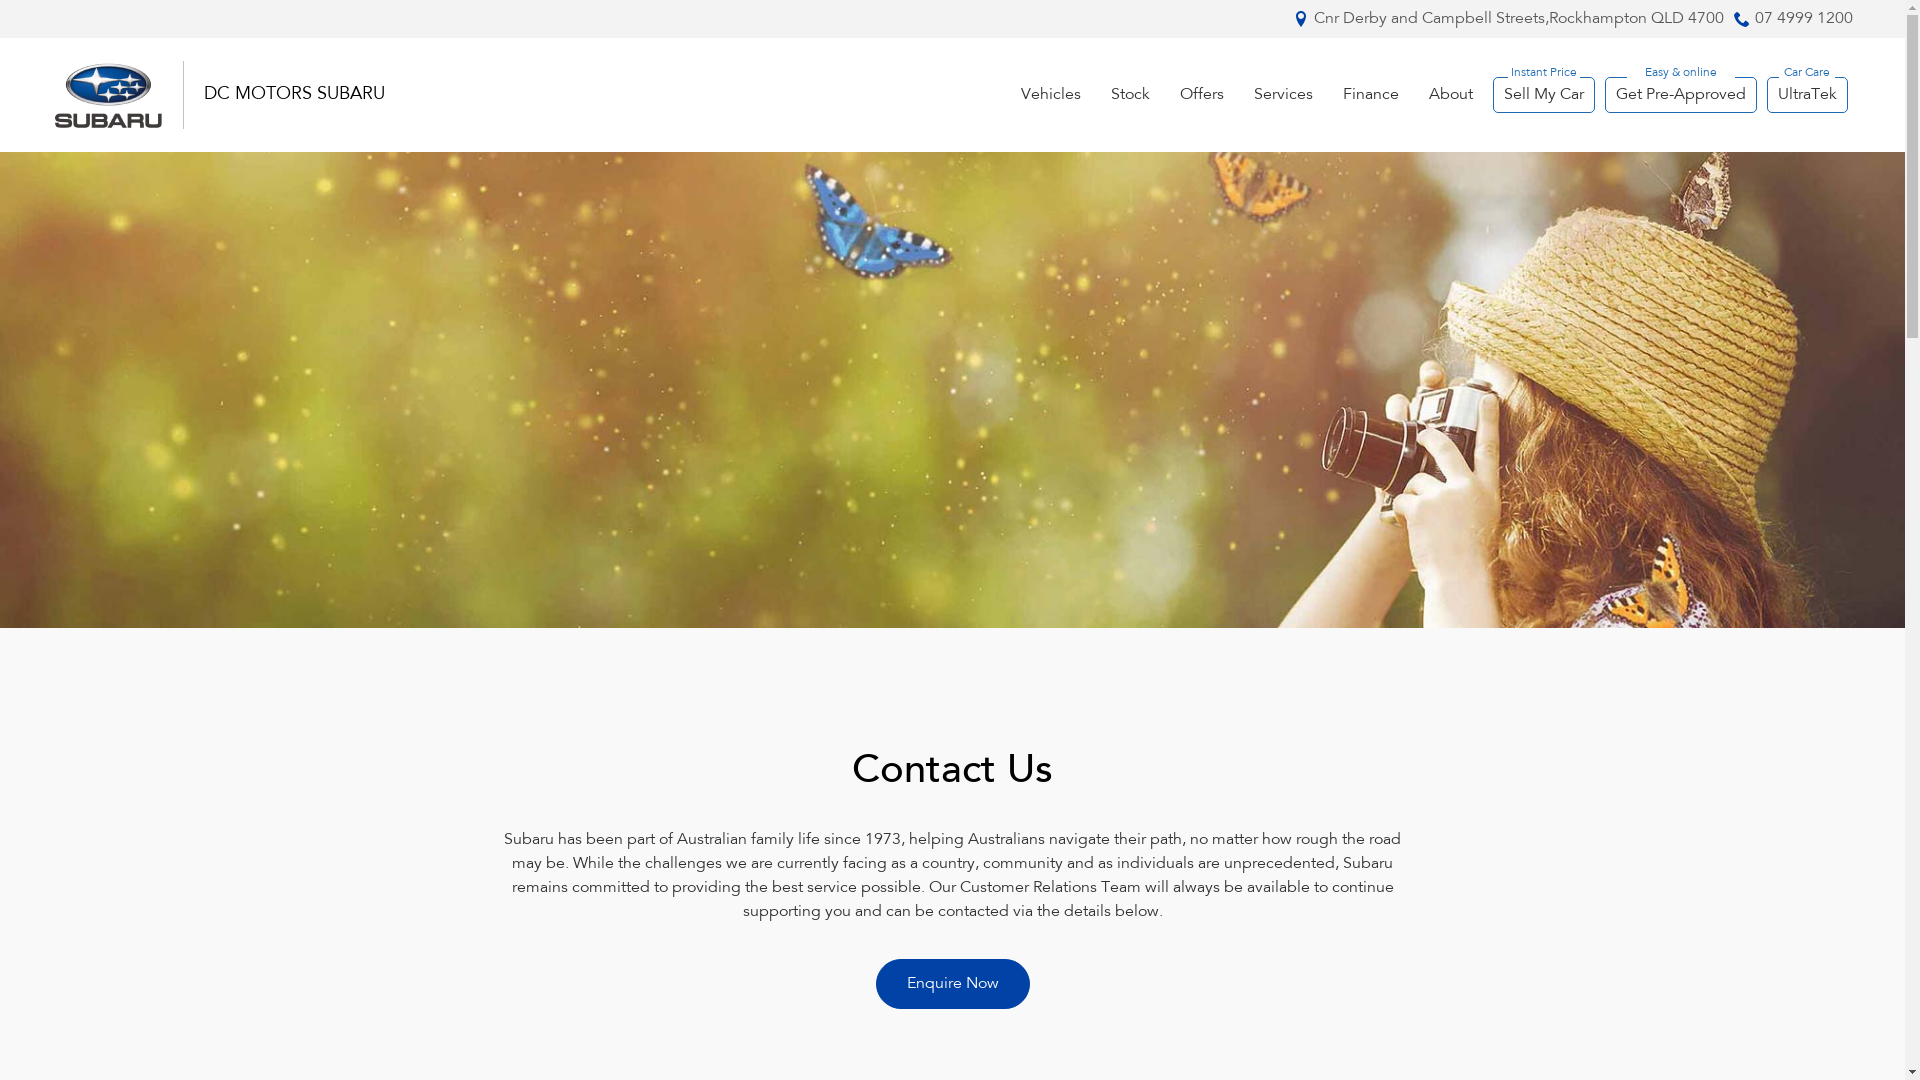 This screenshot has width=1920, height=1080. I want to click on 'Vehicles', so click(1050, 95).